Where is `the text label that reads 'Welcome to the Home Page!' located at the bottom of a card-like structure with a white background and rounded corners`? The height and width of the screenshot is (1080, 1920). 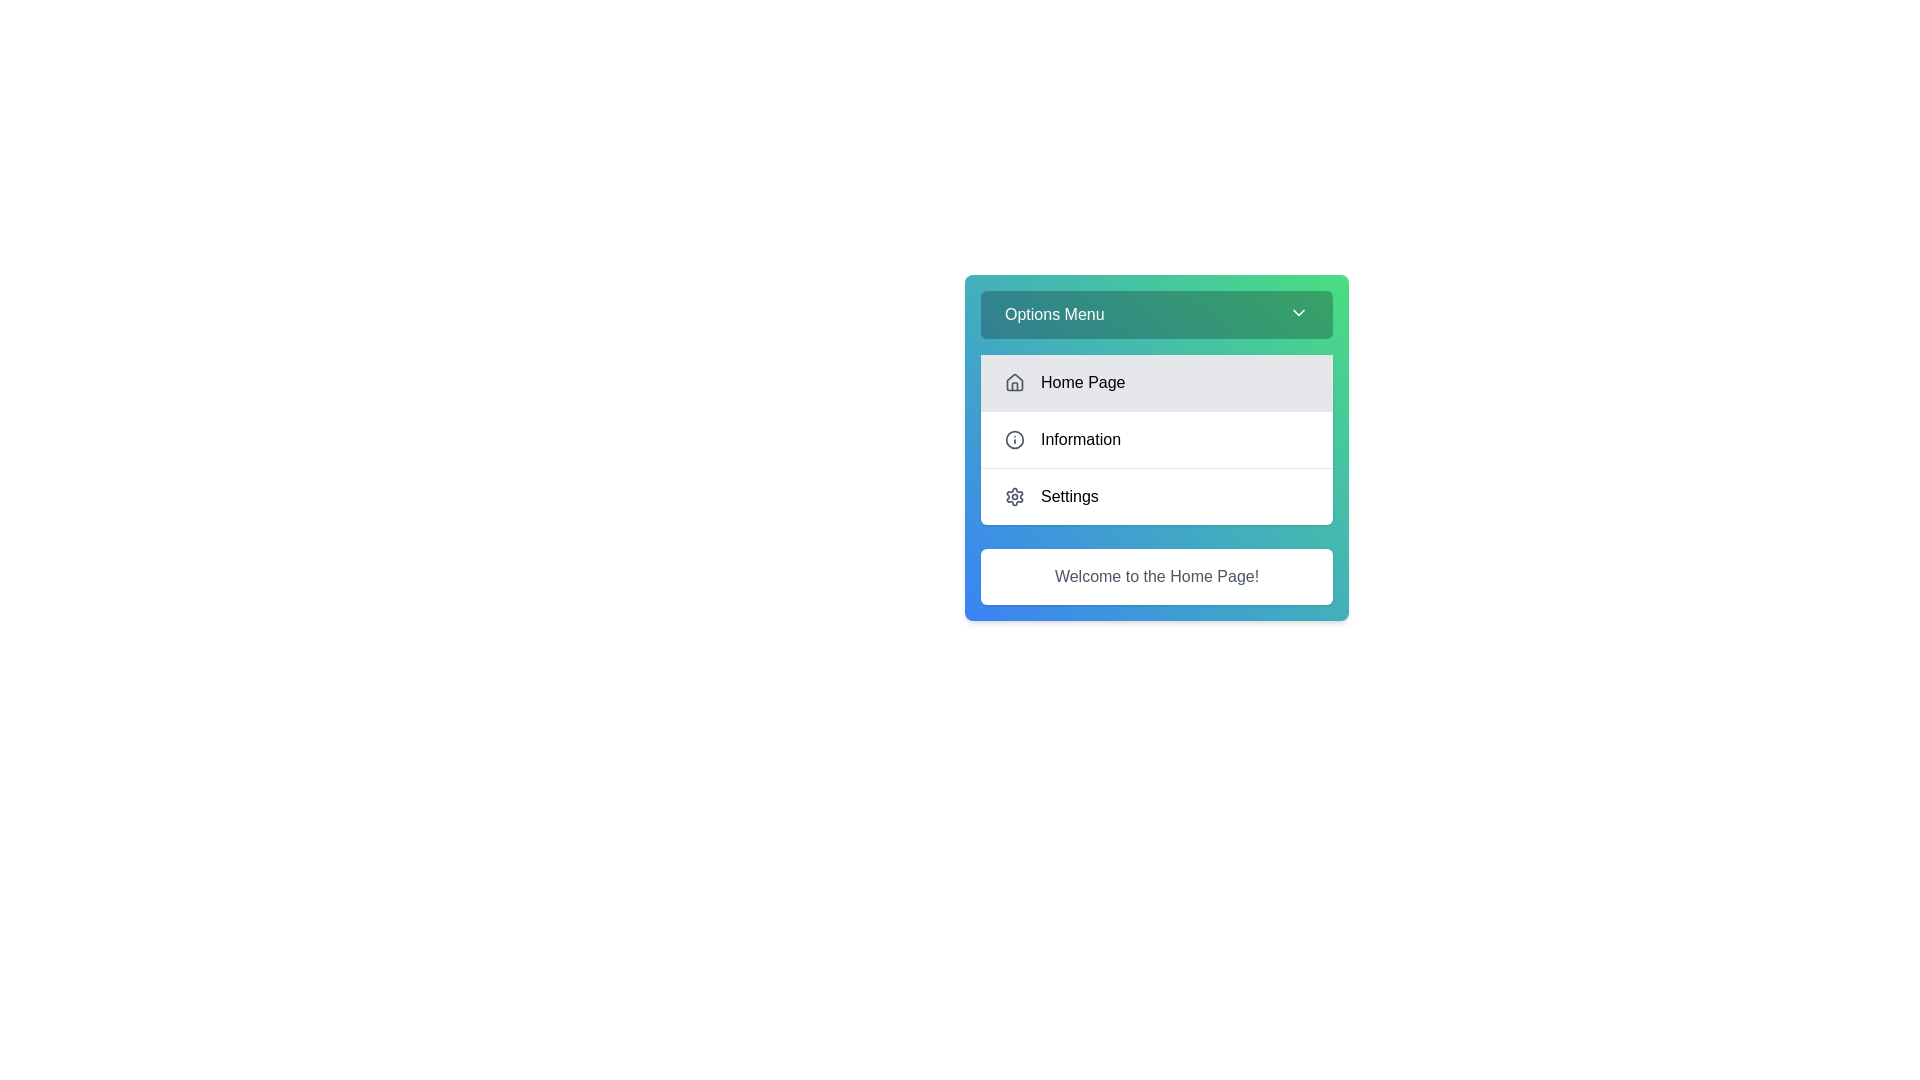
the text label that reads 'Welcome to the Home Page!' located at the bottom of a card-like structure with a white background and rounded corners is located at coordinates (1156, 577).